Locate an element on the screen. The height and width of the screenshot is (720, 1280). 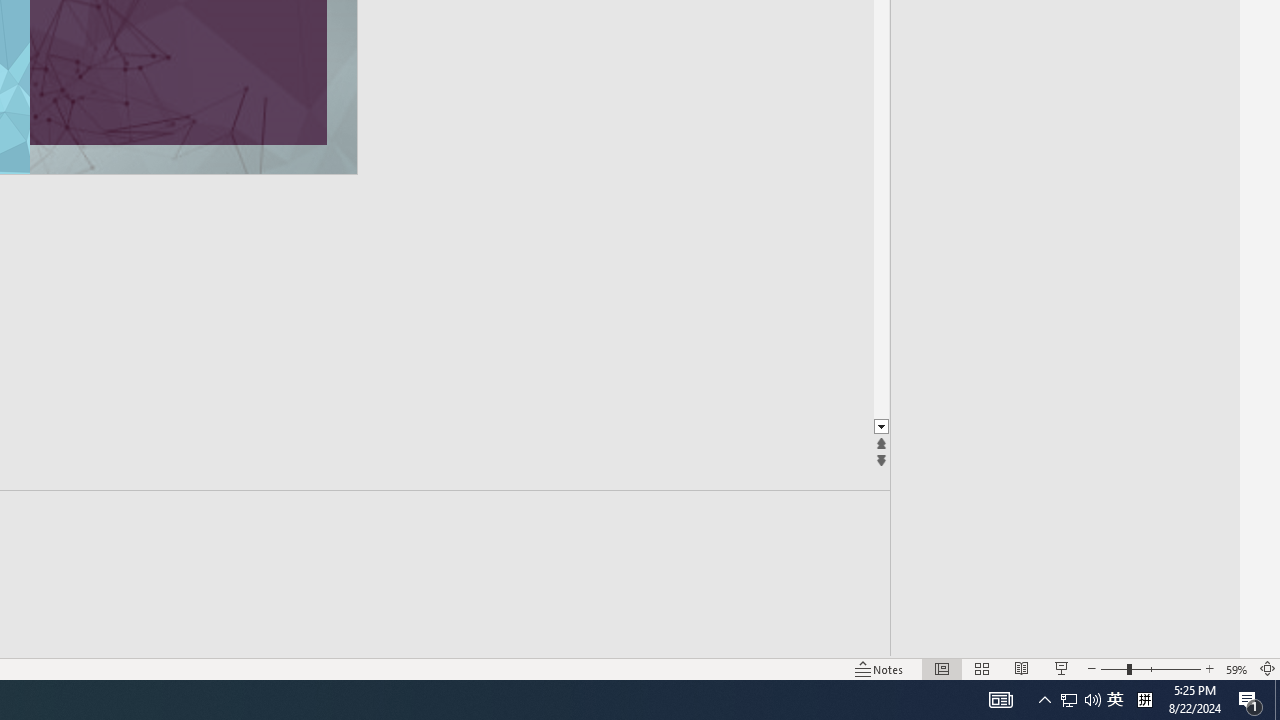
'Zoom 59%' is located at coordinates (1236, 669).